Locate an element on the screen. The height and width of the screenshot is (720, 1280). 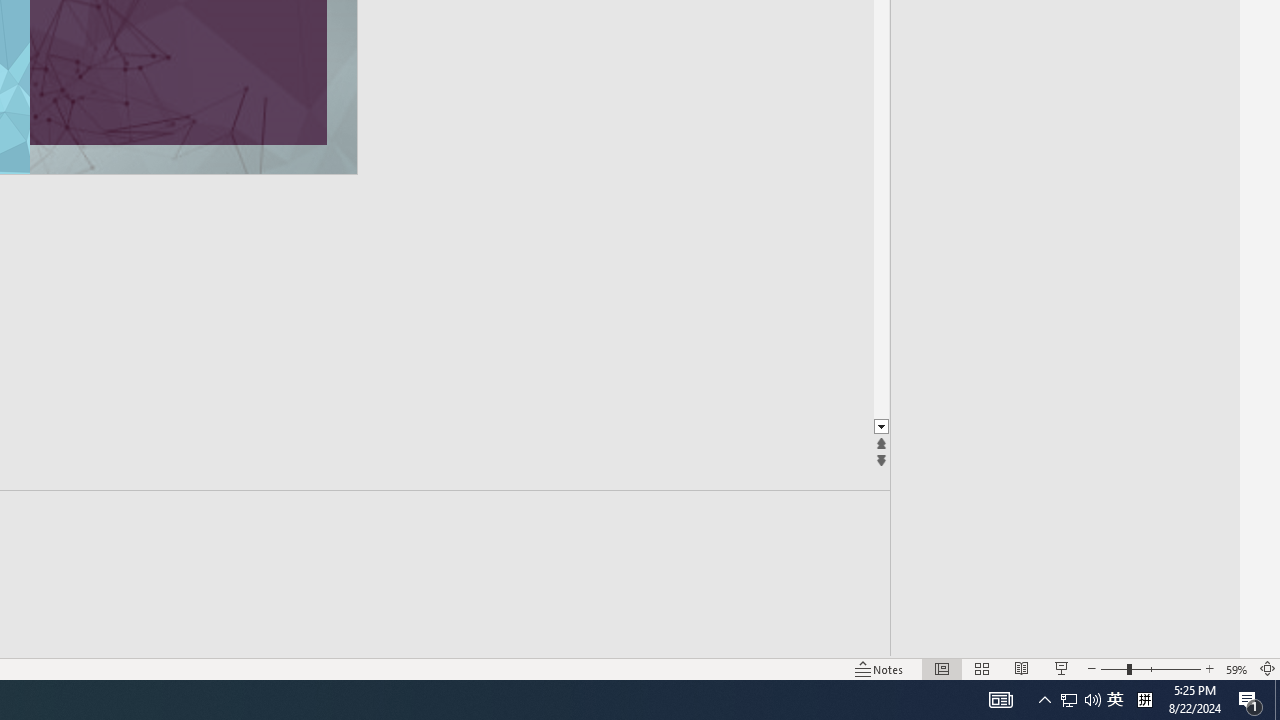
'Zoom 59%' is located at coordinates (1236, 669).